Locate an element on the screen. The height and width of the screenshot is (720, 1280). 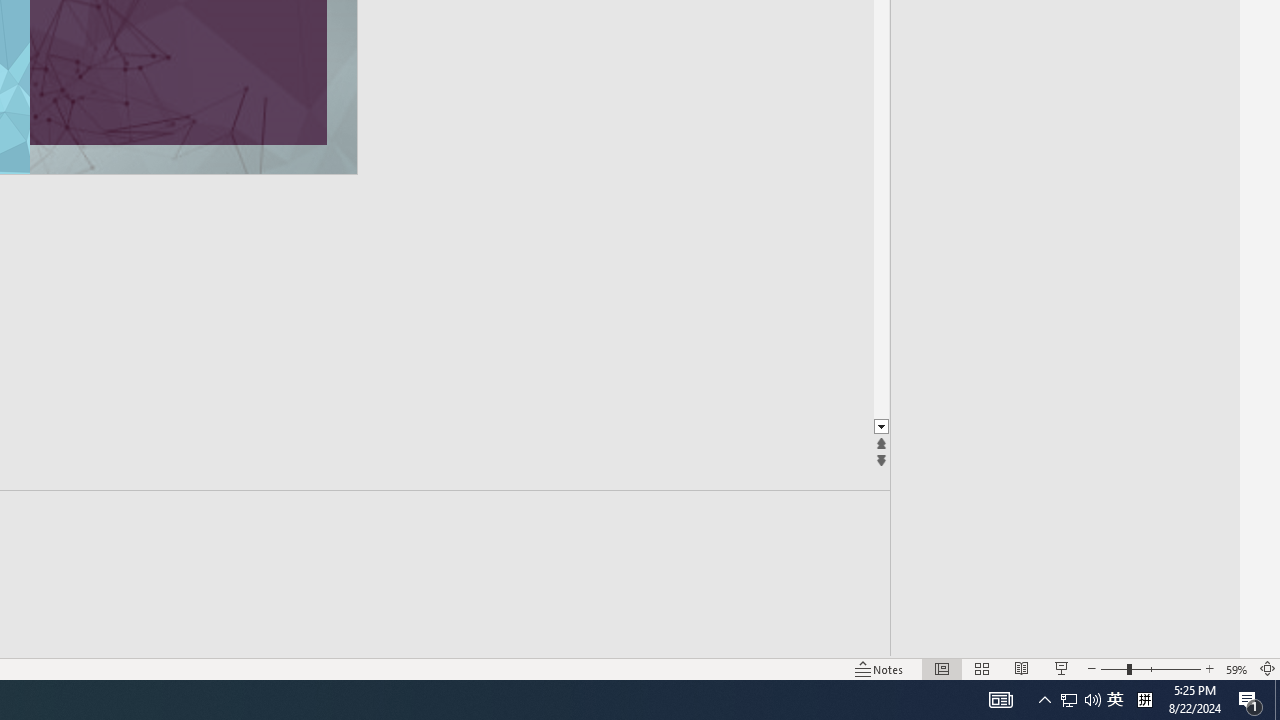
'Zoom 59%' is located at coordinates (1236, 669).